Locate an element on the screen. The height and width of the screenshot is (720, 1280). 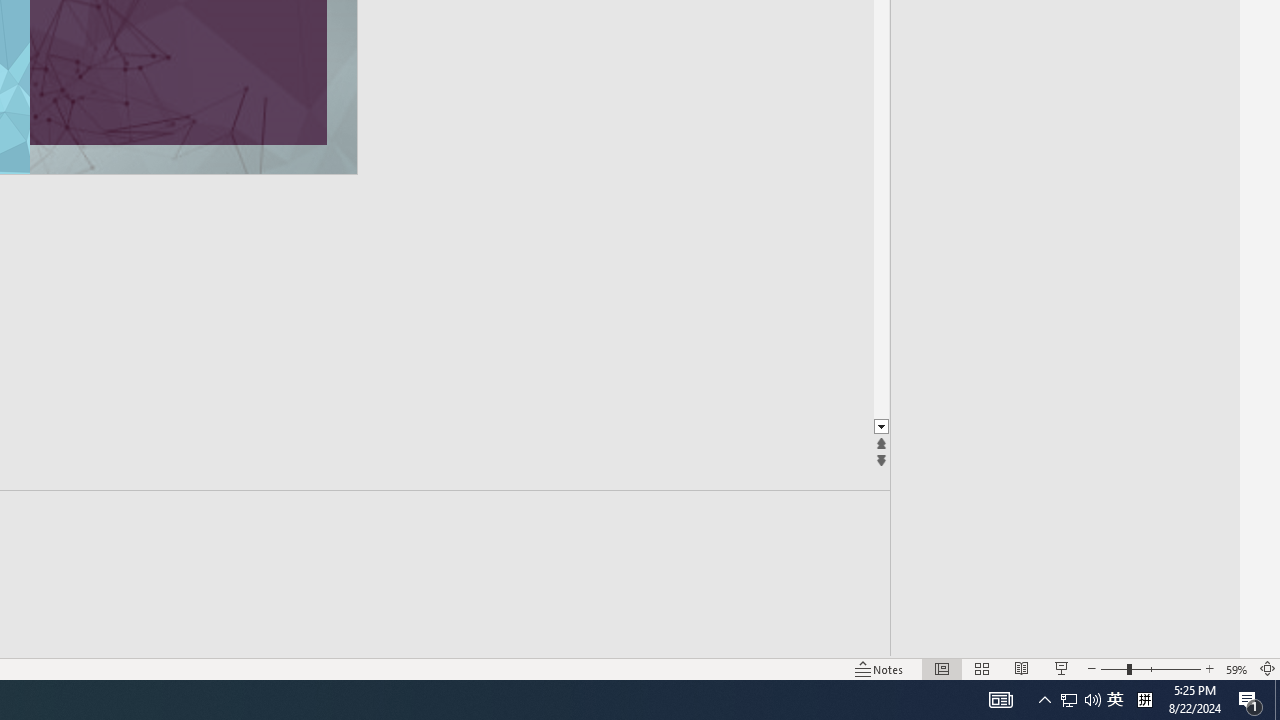
'Zoom 59%' is located at coordinates (1236, 669).